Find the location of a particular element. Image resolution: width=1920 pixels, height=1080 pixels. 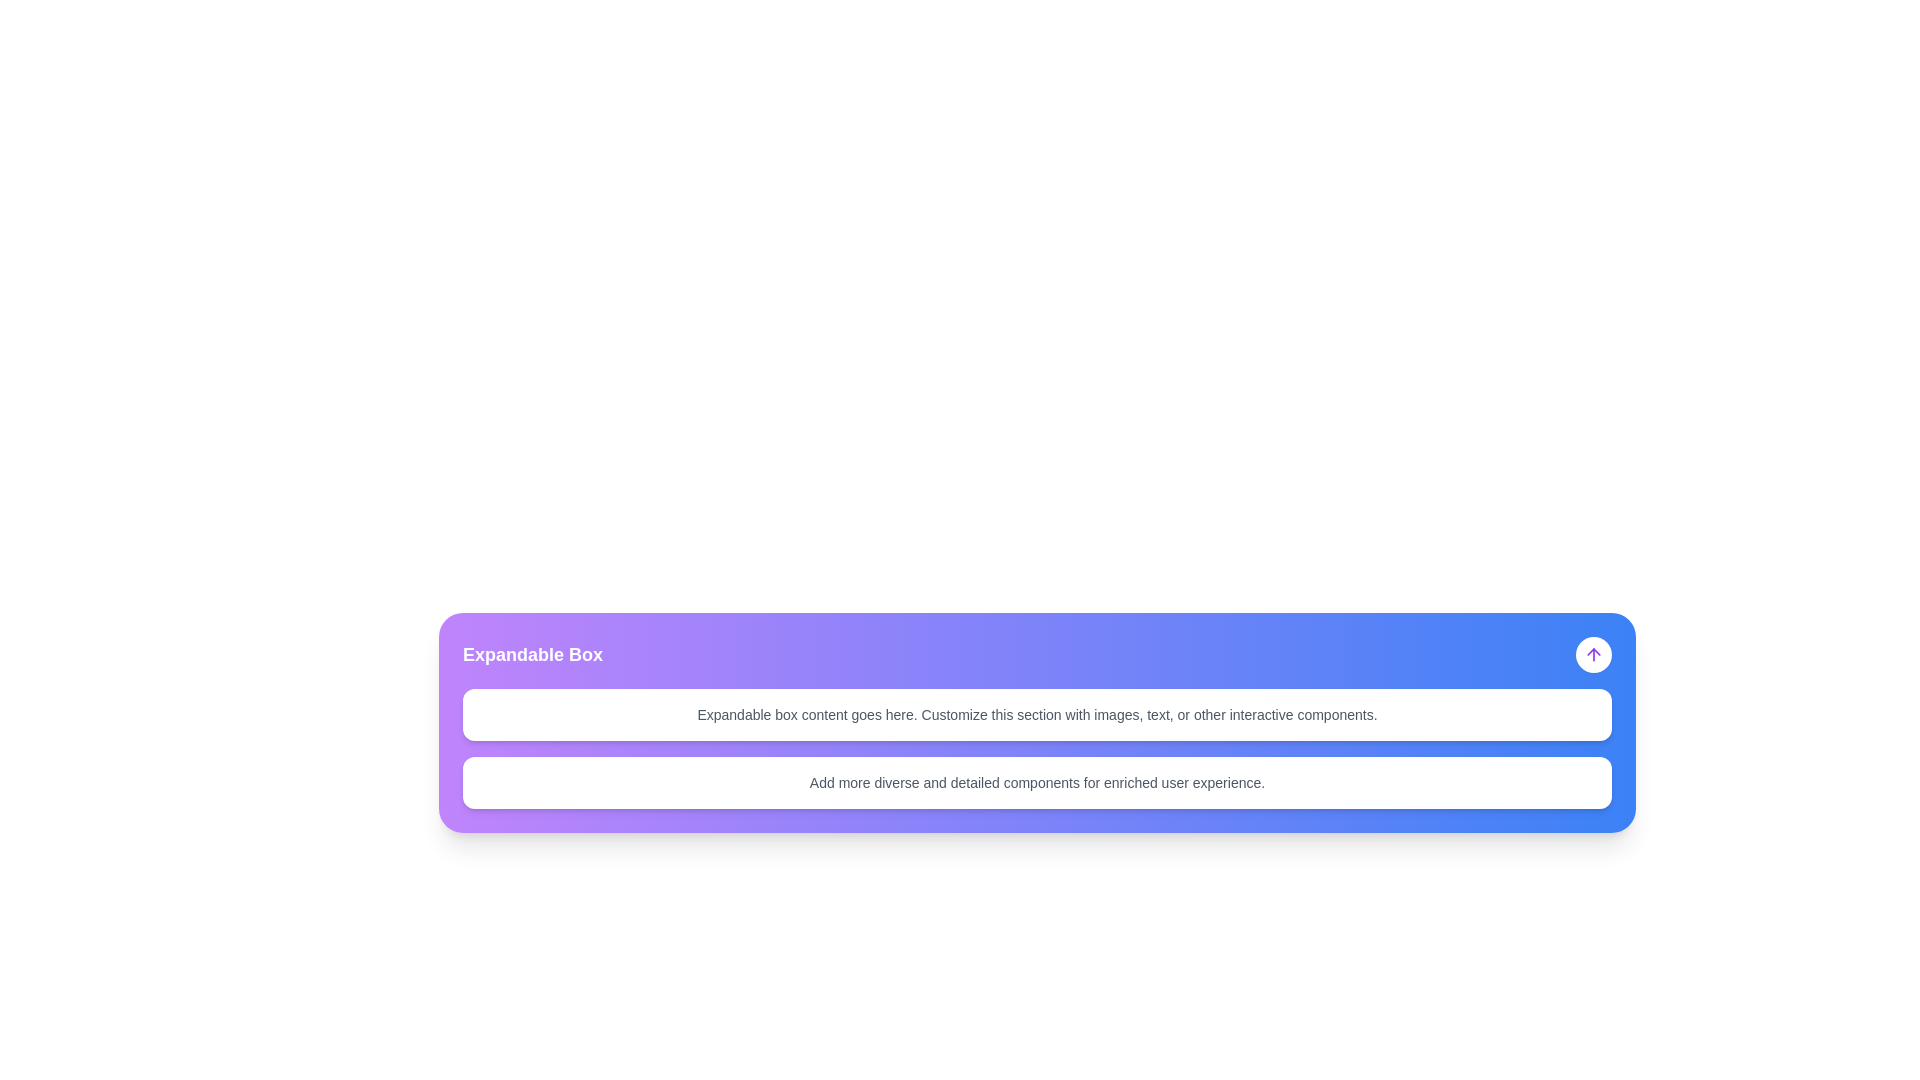

the button located in the top-right corner of the 'Expandable Box' section is located at coordinates (1592, 655).